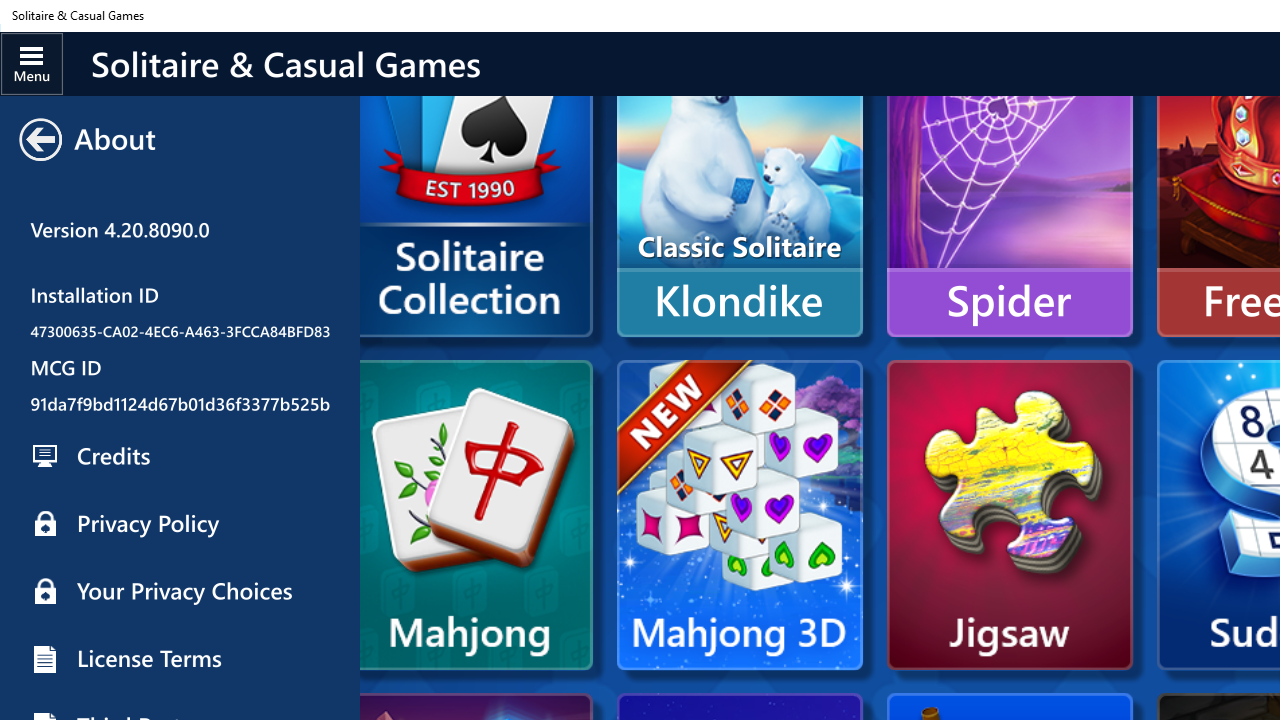  Describe the element at coordinates (32, 62) in the screenshot. I see `'Menu'` at that location.